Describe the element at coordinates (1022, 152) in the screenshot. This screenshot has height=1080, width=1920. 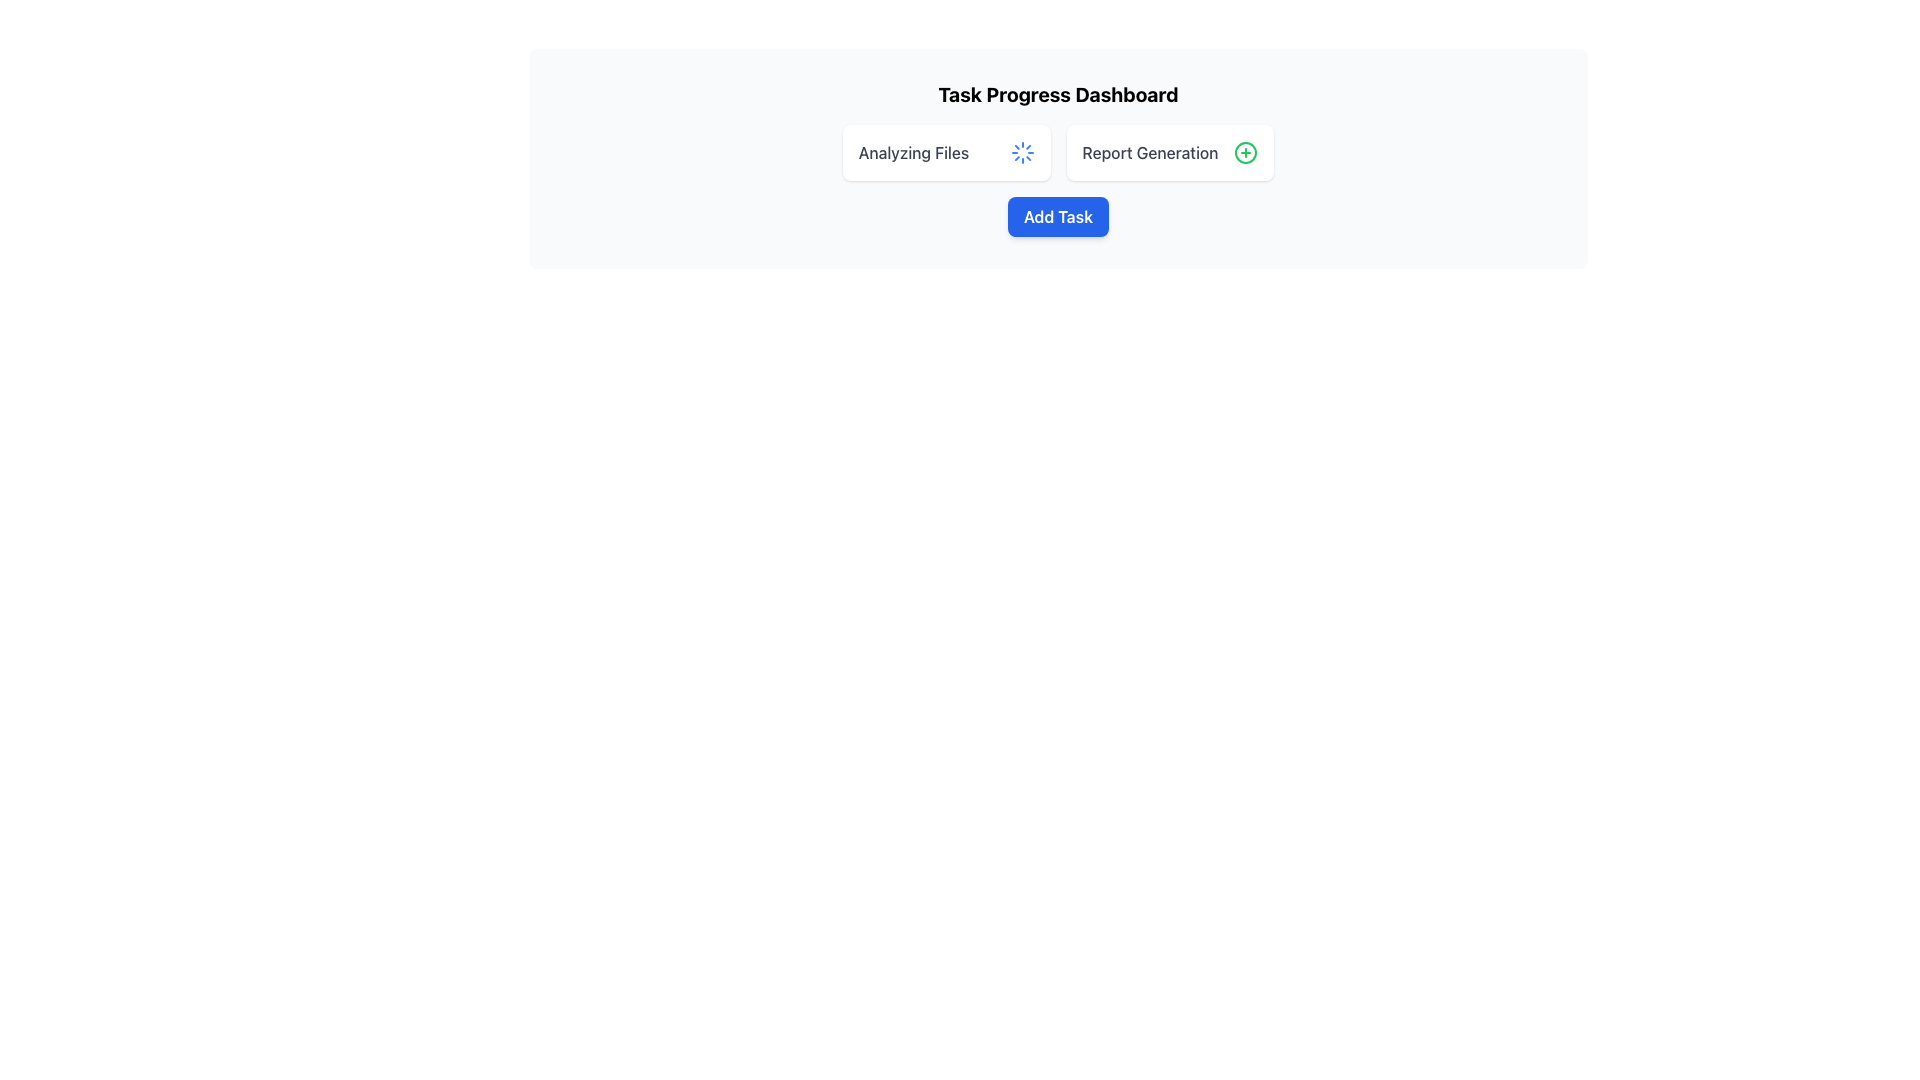
I see `the Spinner/Loader Icon located in the 'Analyzing Files' section of the 'Task Progress Dashboard' to identify the file analysis status` at that location.